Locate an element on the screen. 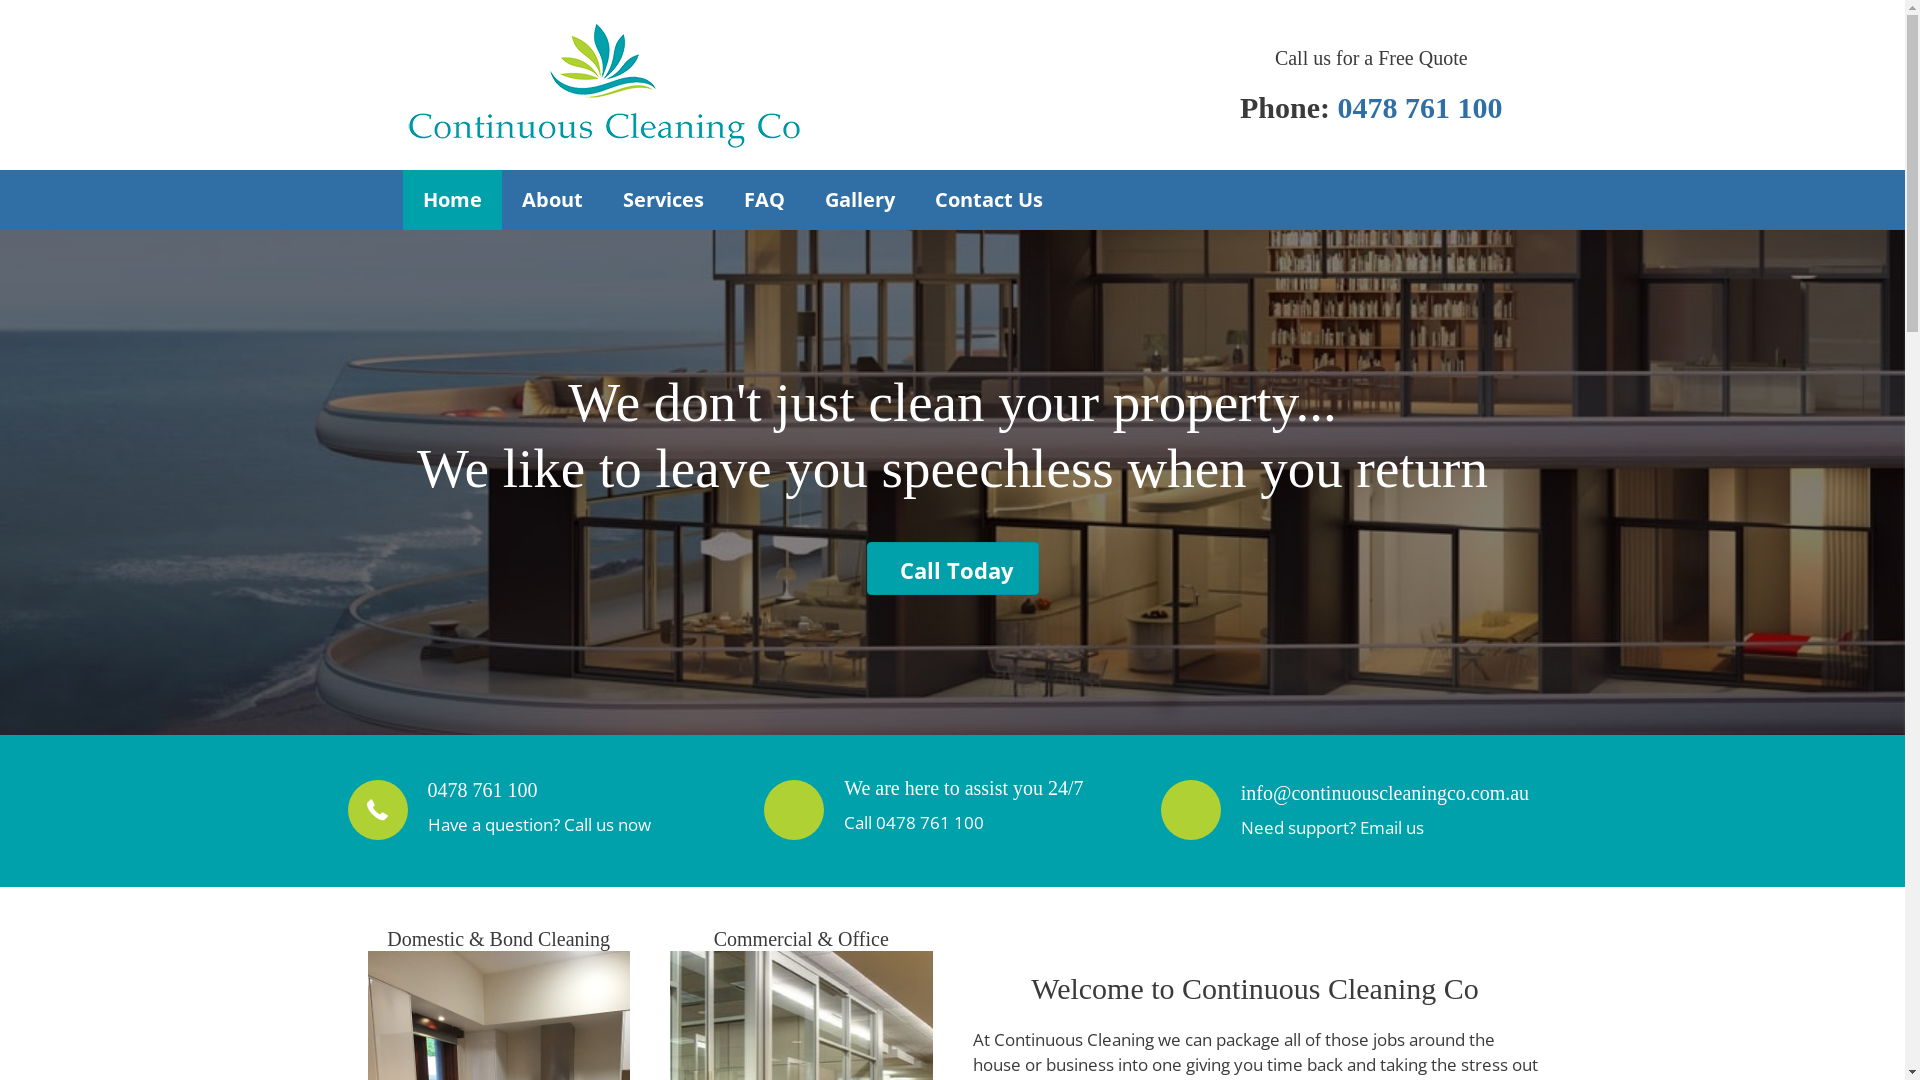 Image resolution: width=1920 pixels, height=1080 pixels. 'Skip to content' is located at coordinates (0, 0).